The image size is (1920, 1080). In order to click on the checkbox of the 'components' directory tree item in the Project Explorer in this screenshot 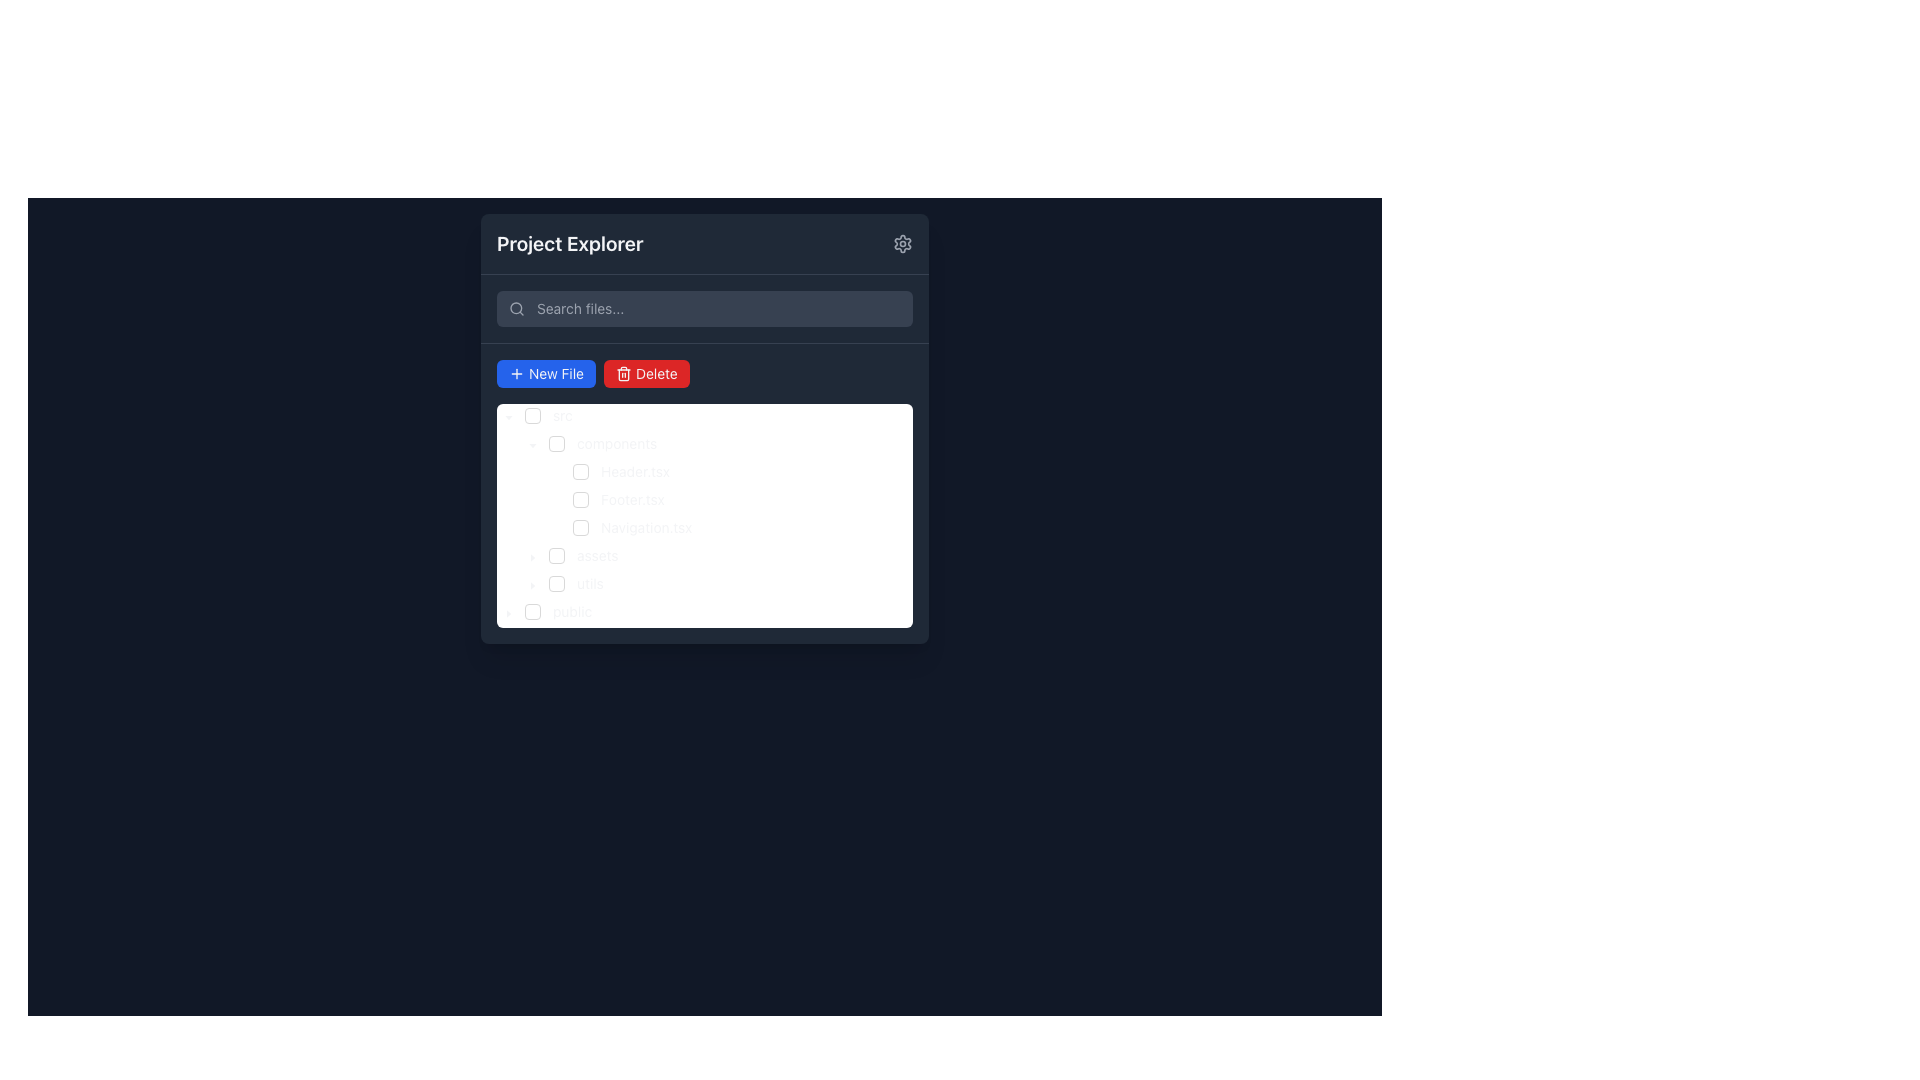, I will do `click(580, 442)`.